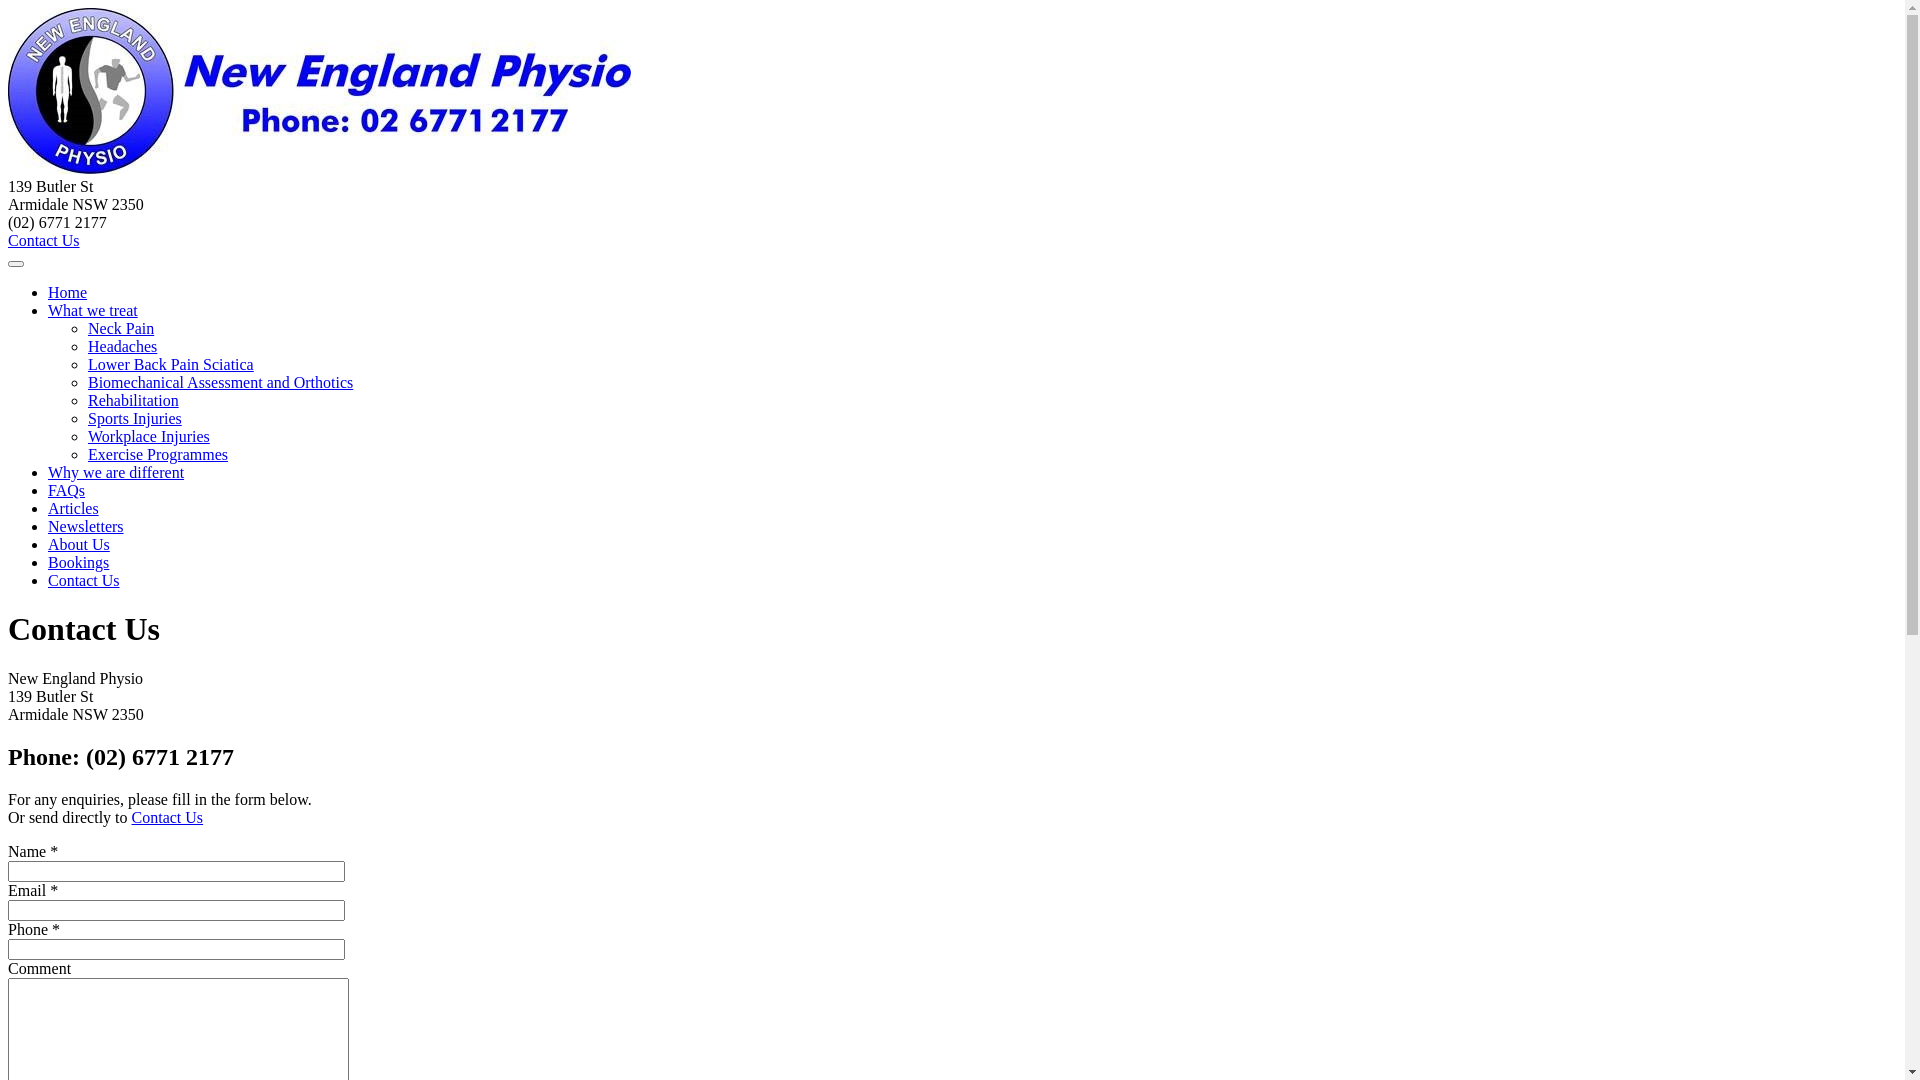  Describe the element at coordinates (119, 327) in the screenshot. I see `'Neck Pain'` at that location.